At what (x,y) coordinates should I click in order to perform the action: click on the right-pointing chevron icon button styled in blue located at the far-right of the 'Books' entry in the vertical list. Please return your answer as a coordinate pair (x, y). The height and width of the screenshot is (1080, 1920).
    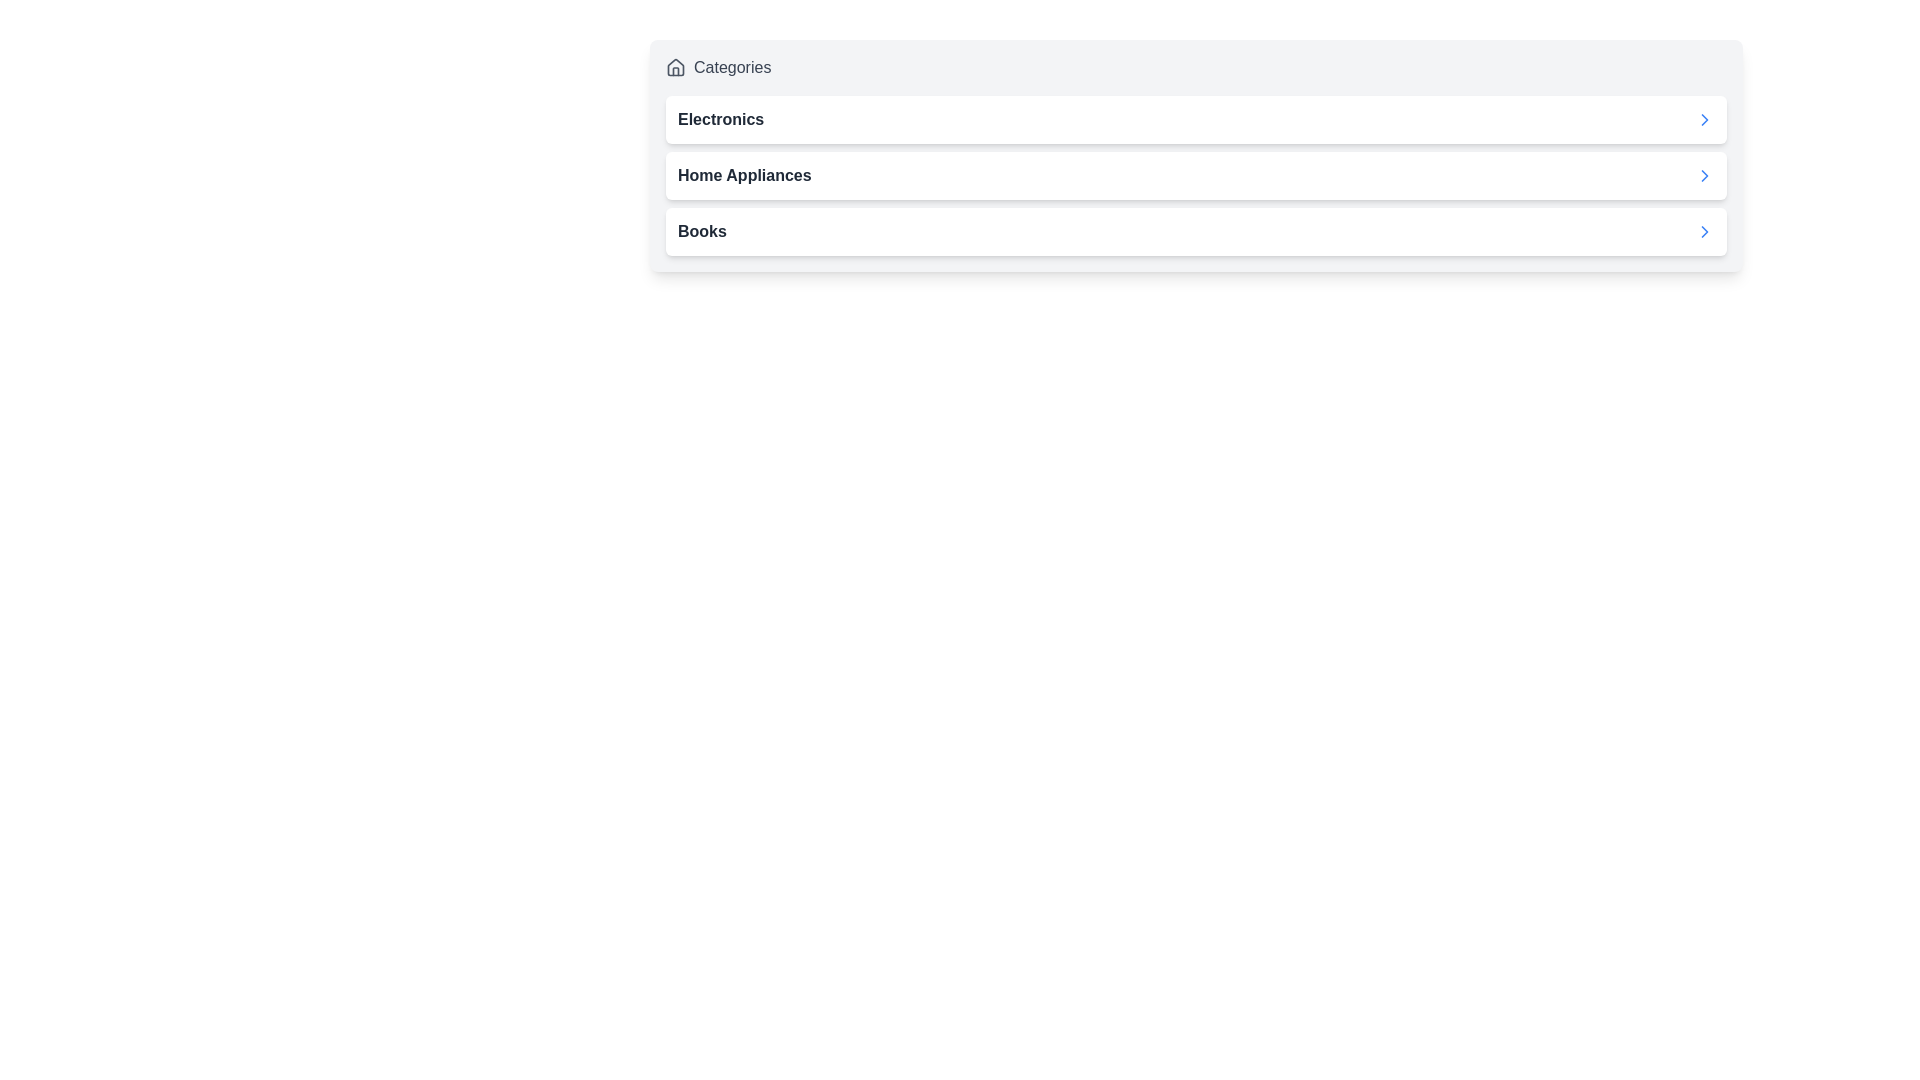
    Looking at the image, I should click on (1703, 230).